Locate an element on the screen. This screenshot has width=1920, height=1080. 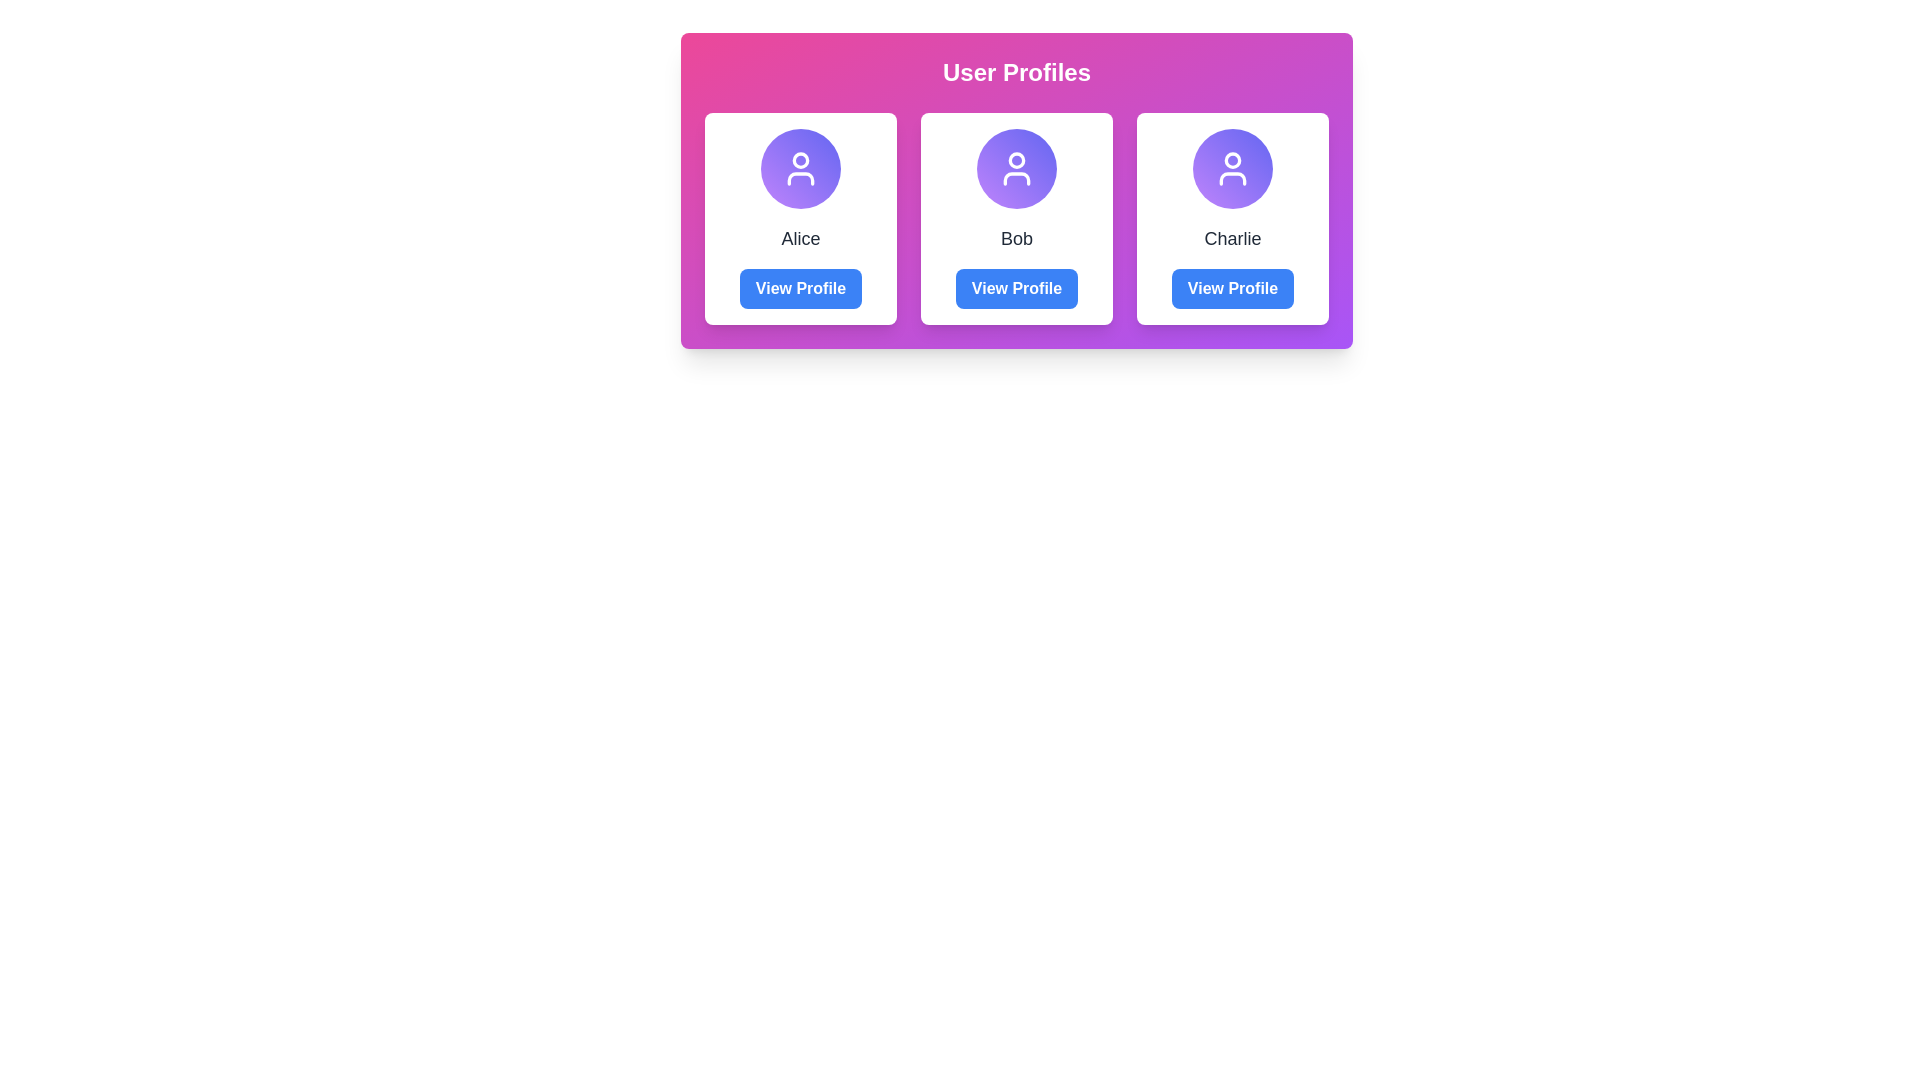
the lower half of the SVG user icon representing 'Charlie' in the third column of the user profiles section is located at coordinates (1232, 177).